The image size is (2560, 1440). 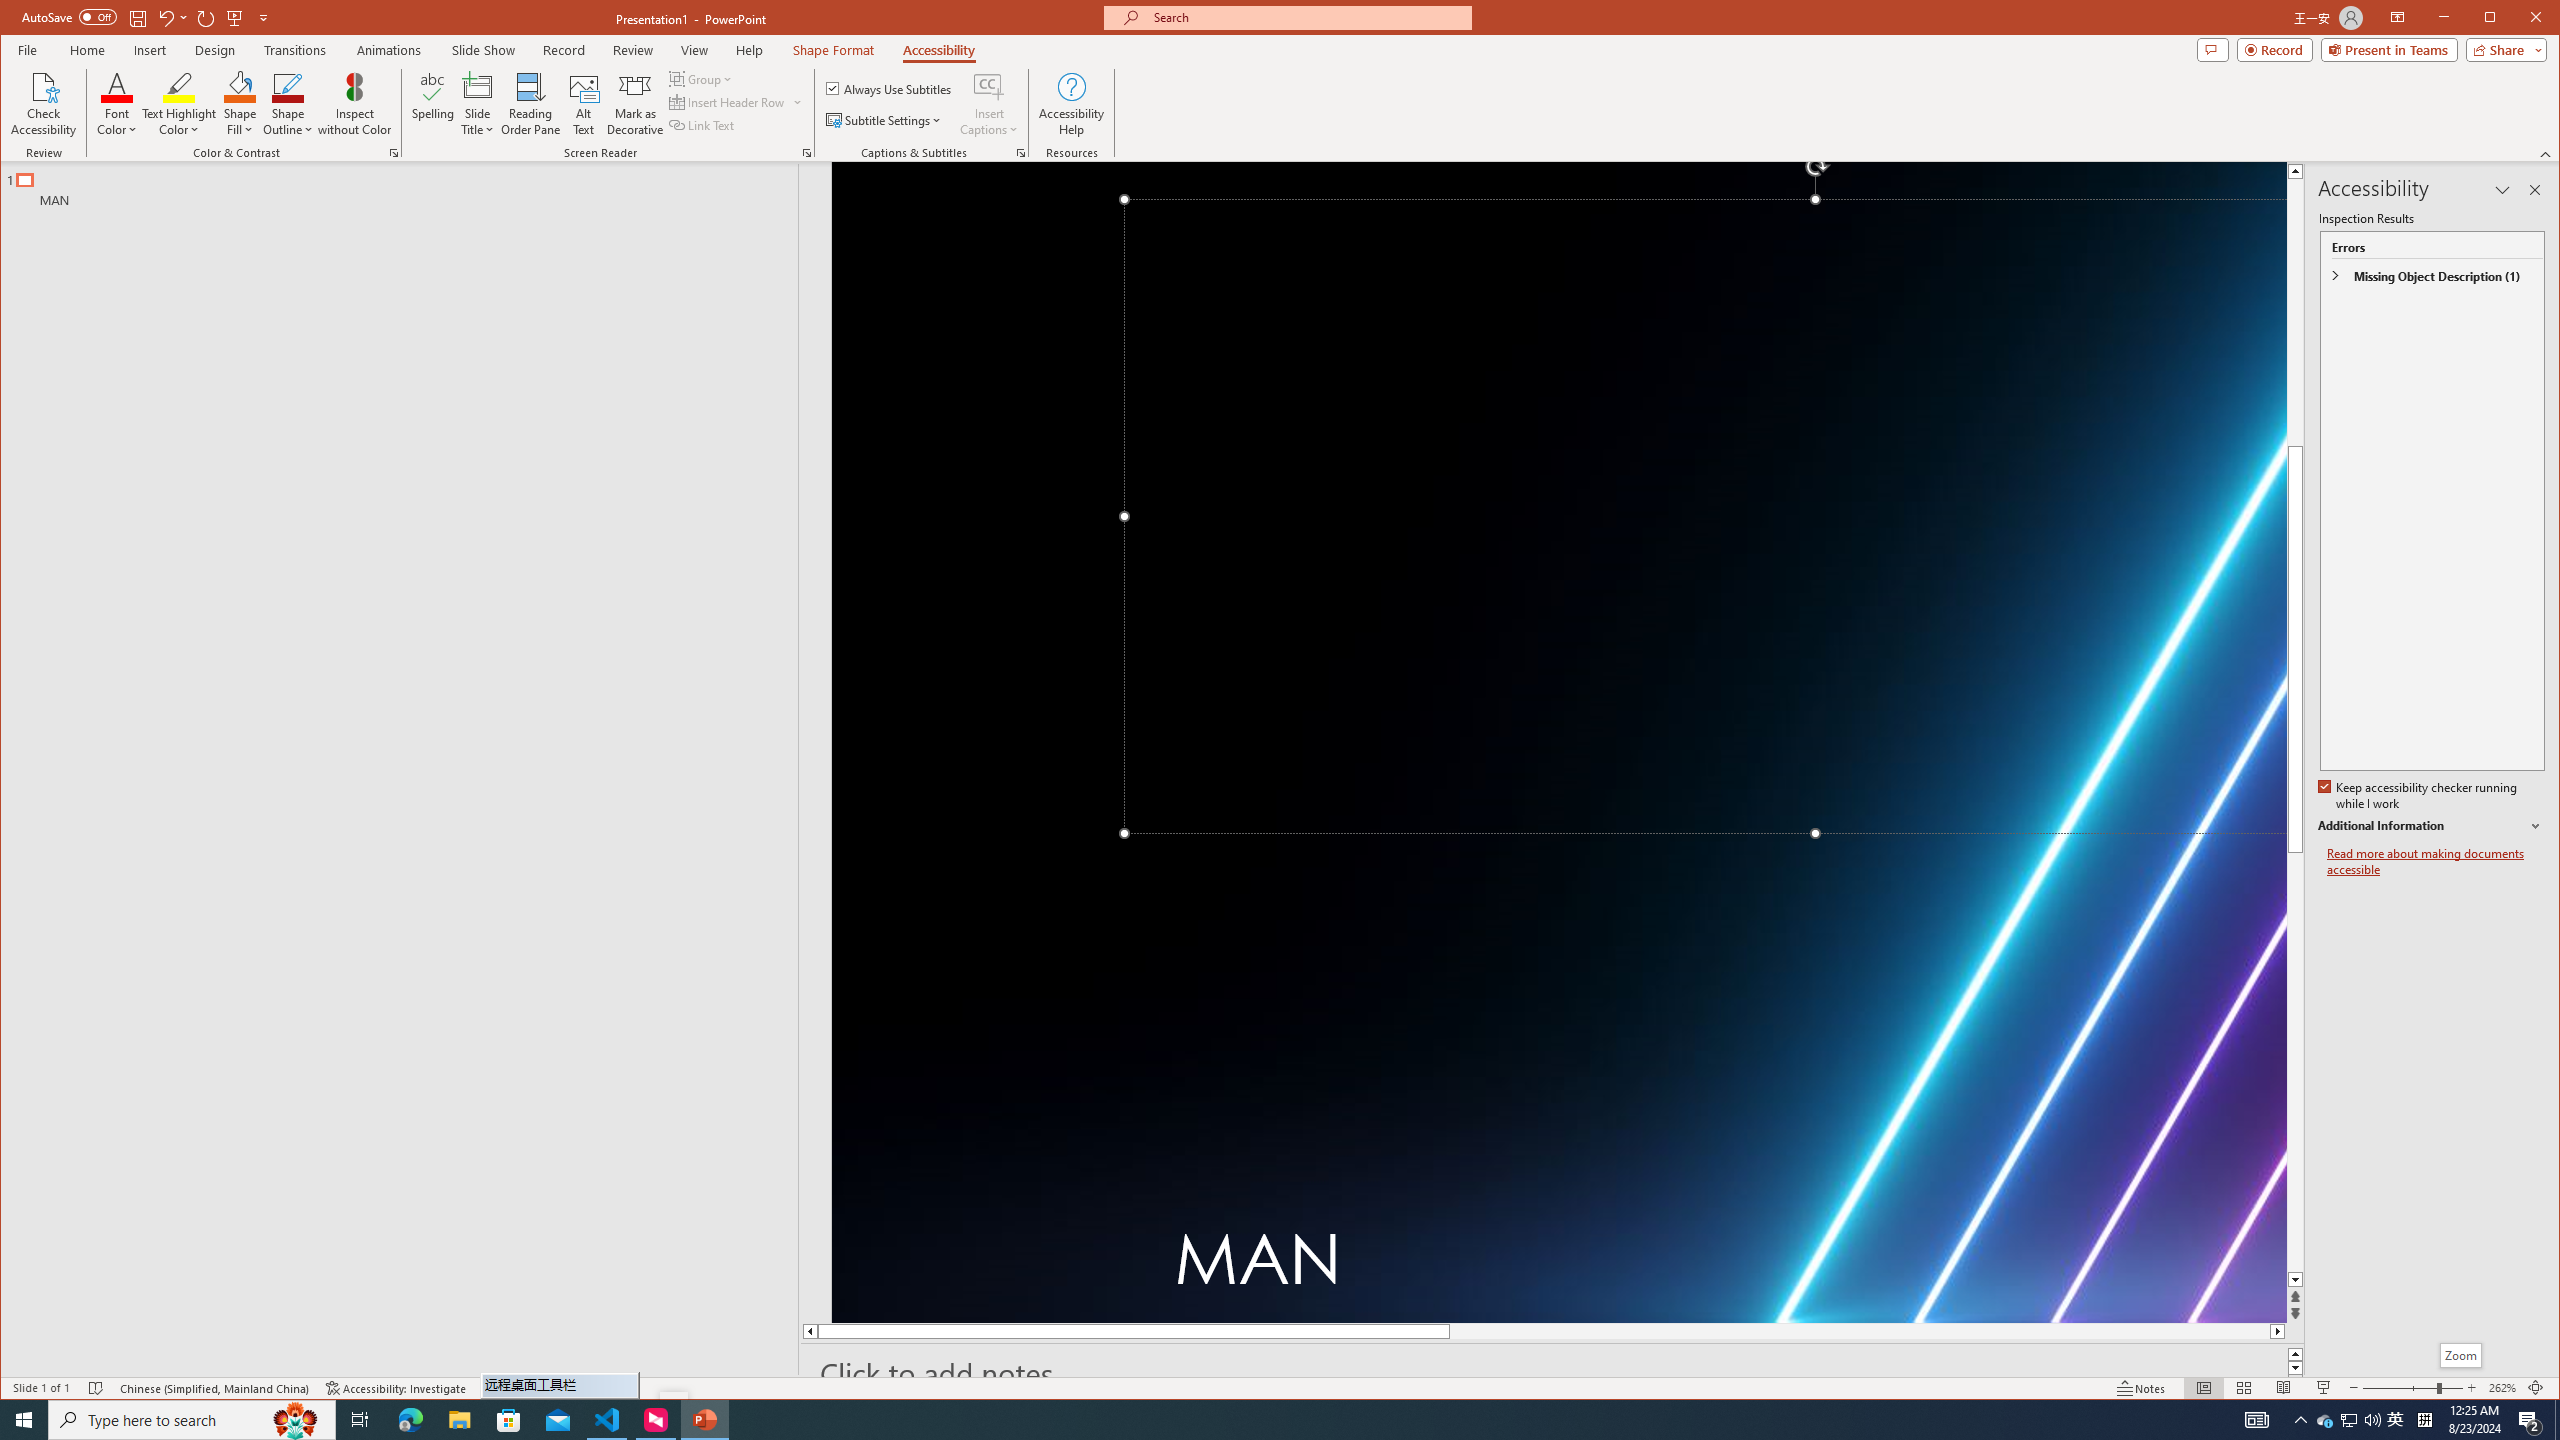 I want to click on 'Always Use Subtitles', so click(x=888, y=87).